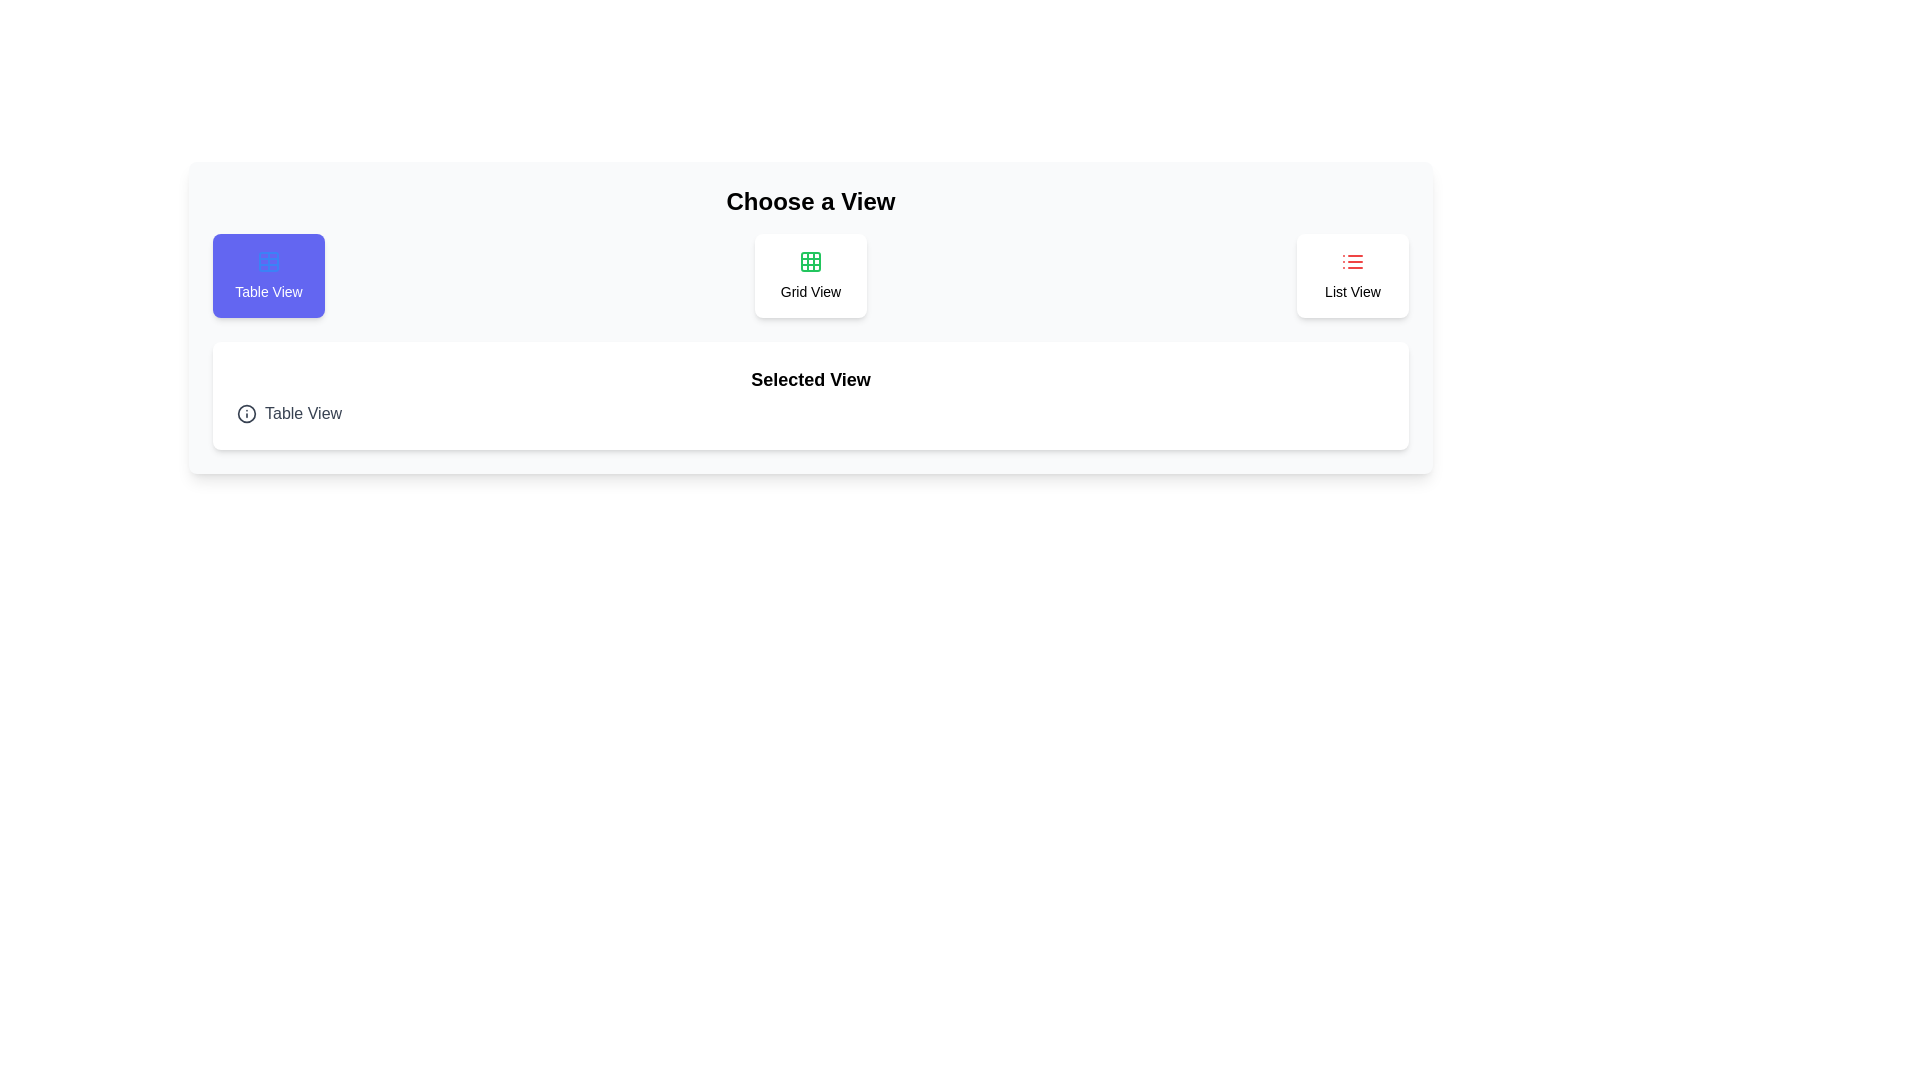 This screenshot has width=1920, height=1080. Describe the element at coordinates (267, 276) in the screenshot. I see `the first button in the row to switch the interface to a table view` at that location.